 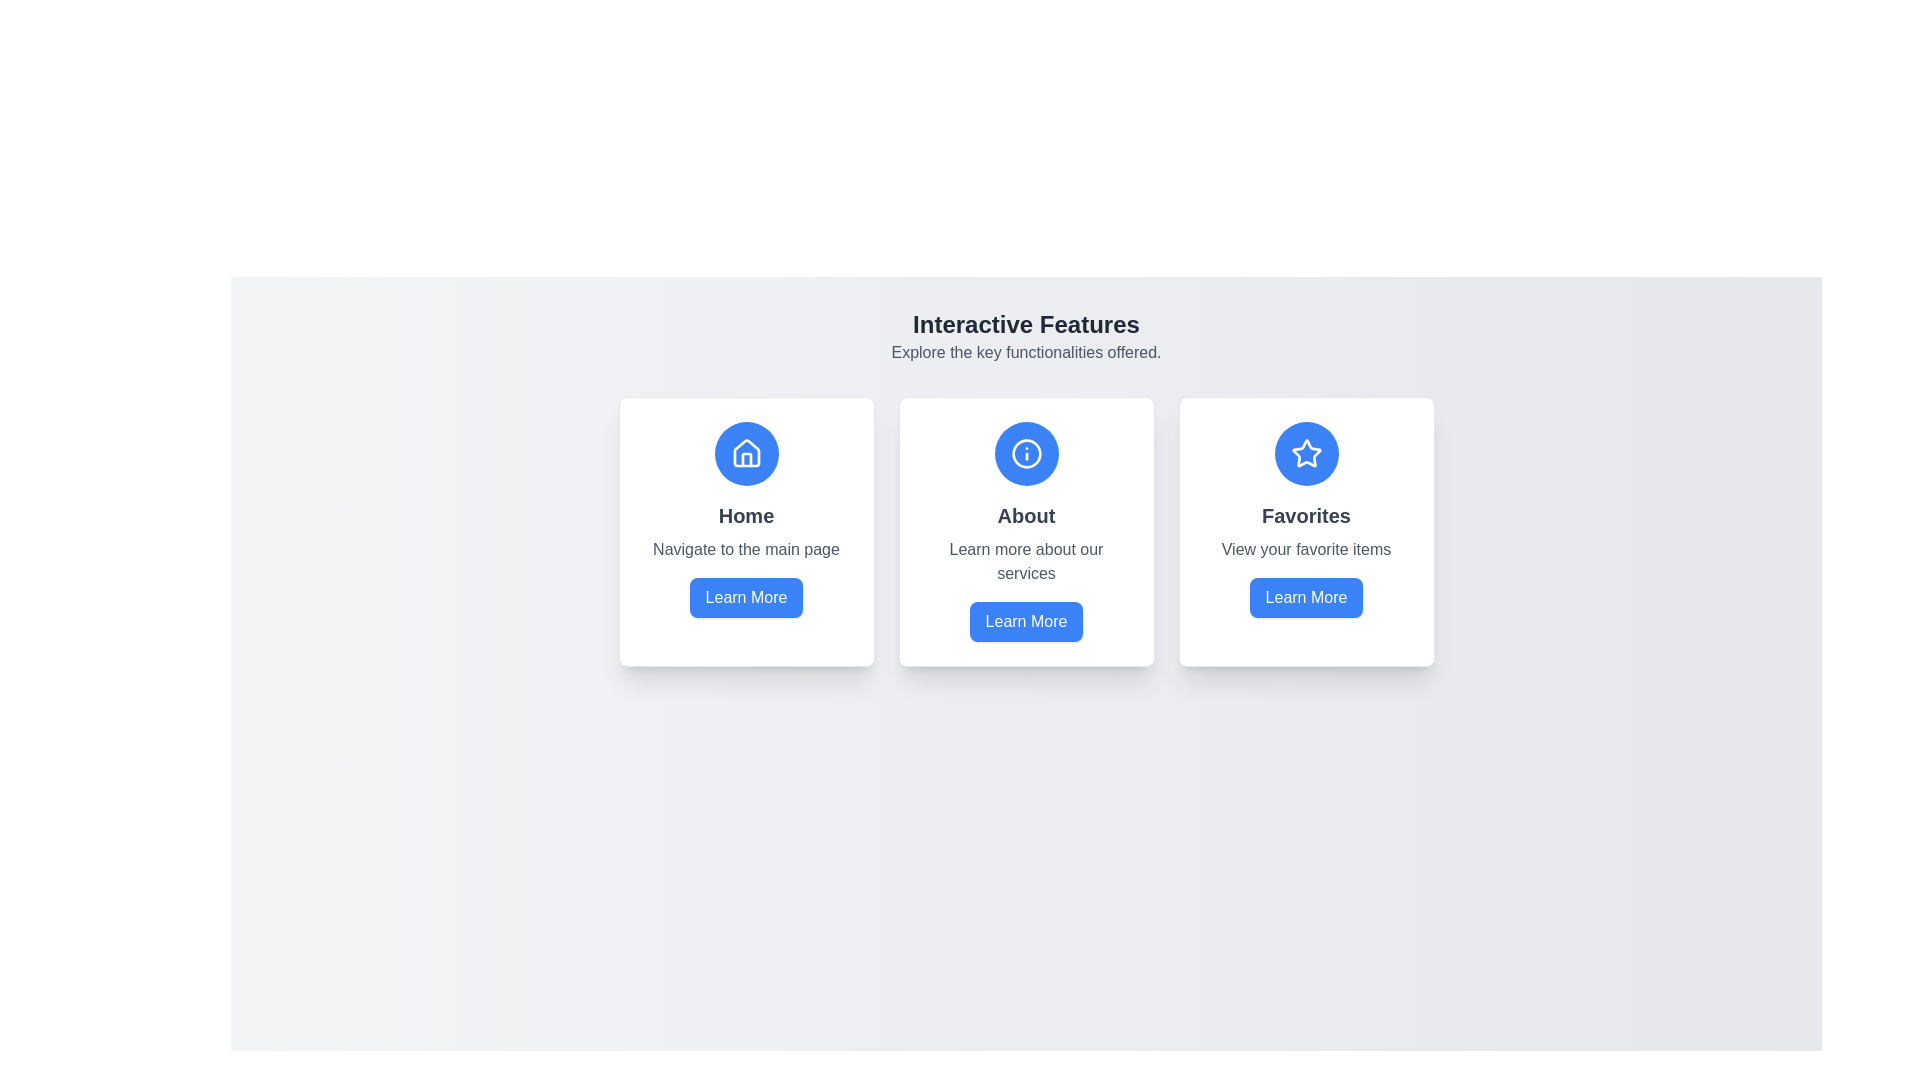 What do you see at coordinates (1026, 454) in the screenshot?
I see `the circular 'info' icon located at the center of the 'About' card, which is the second card in a group of three horizontally aligned cards` at bounding box center [1026, 454].